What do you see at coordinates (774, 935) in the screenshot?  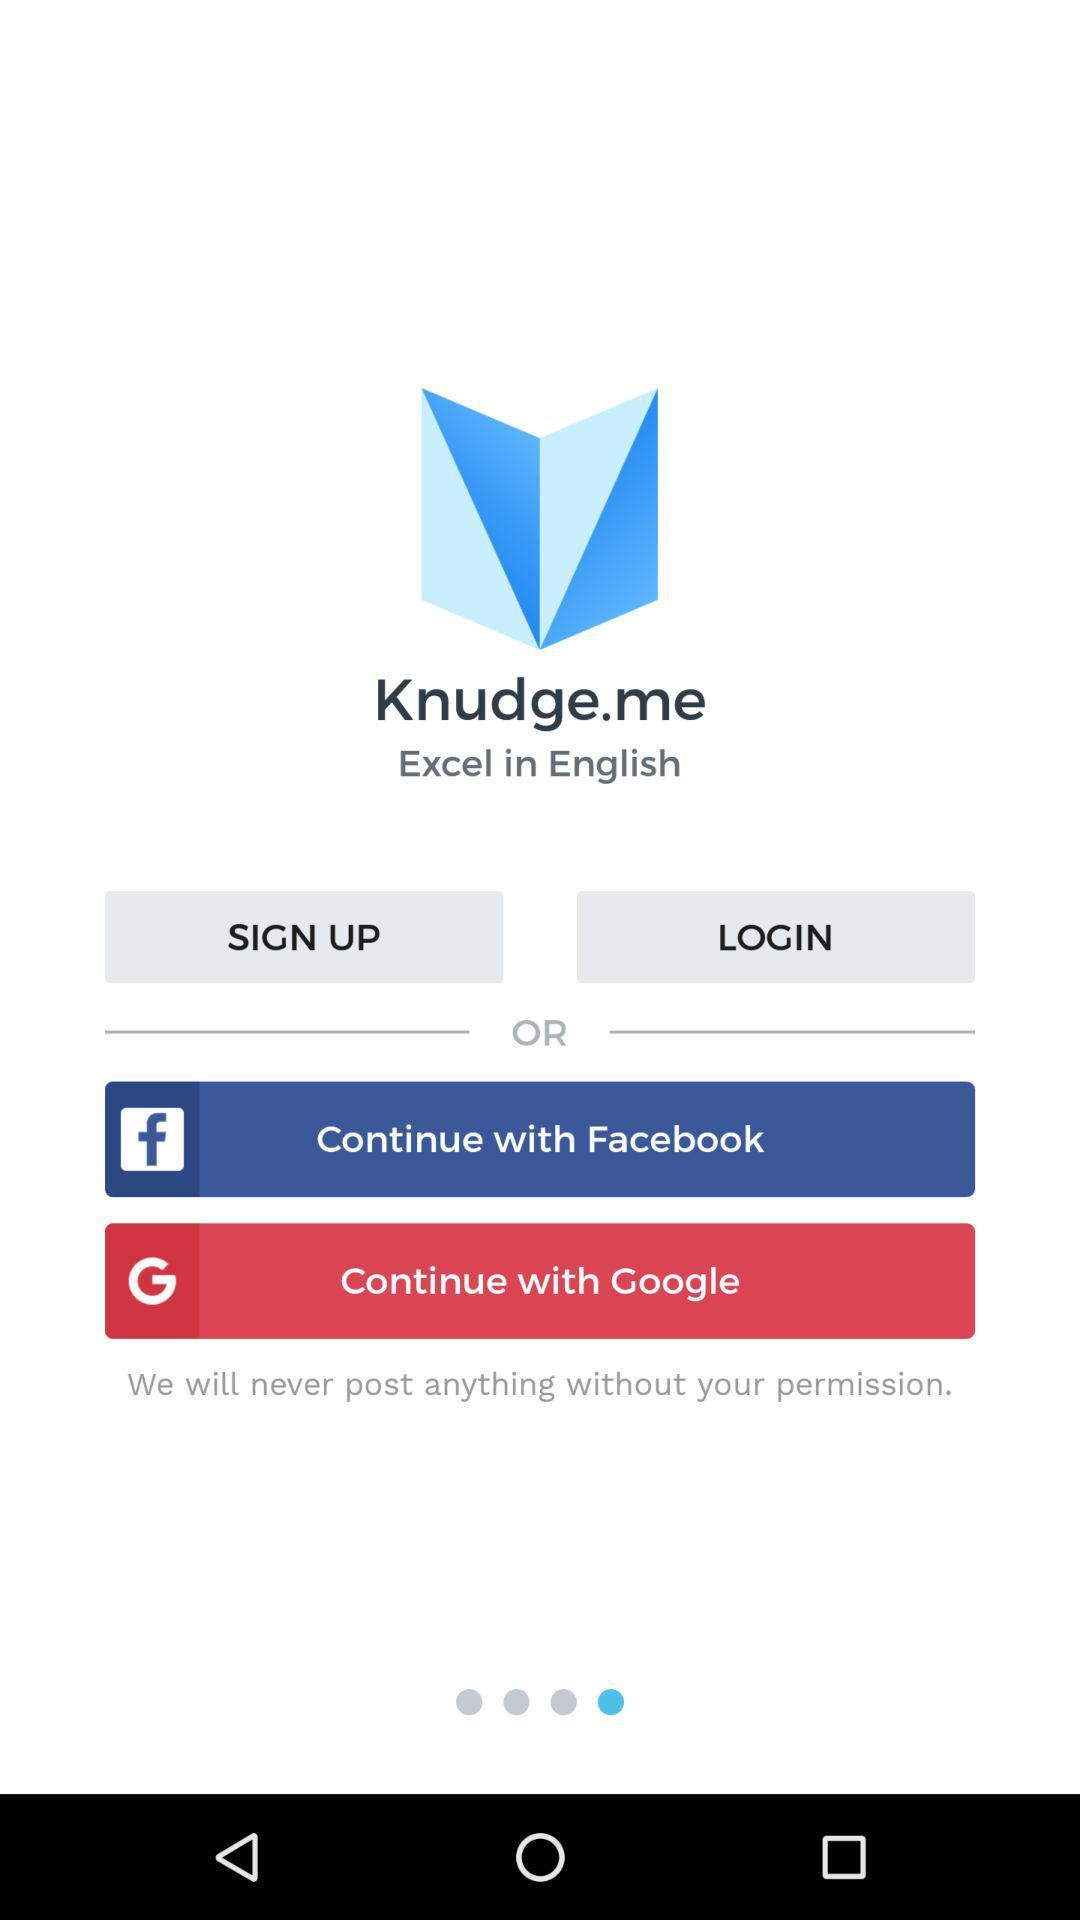 I see `the button beside signup` at bounding box center [774, 935].